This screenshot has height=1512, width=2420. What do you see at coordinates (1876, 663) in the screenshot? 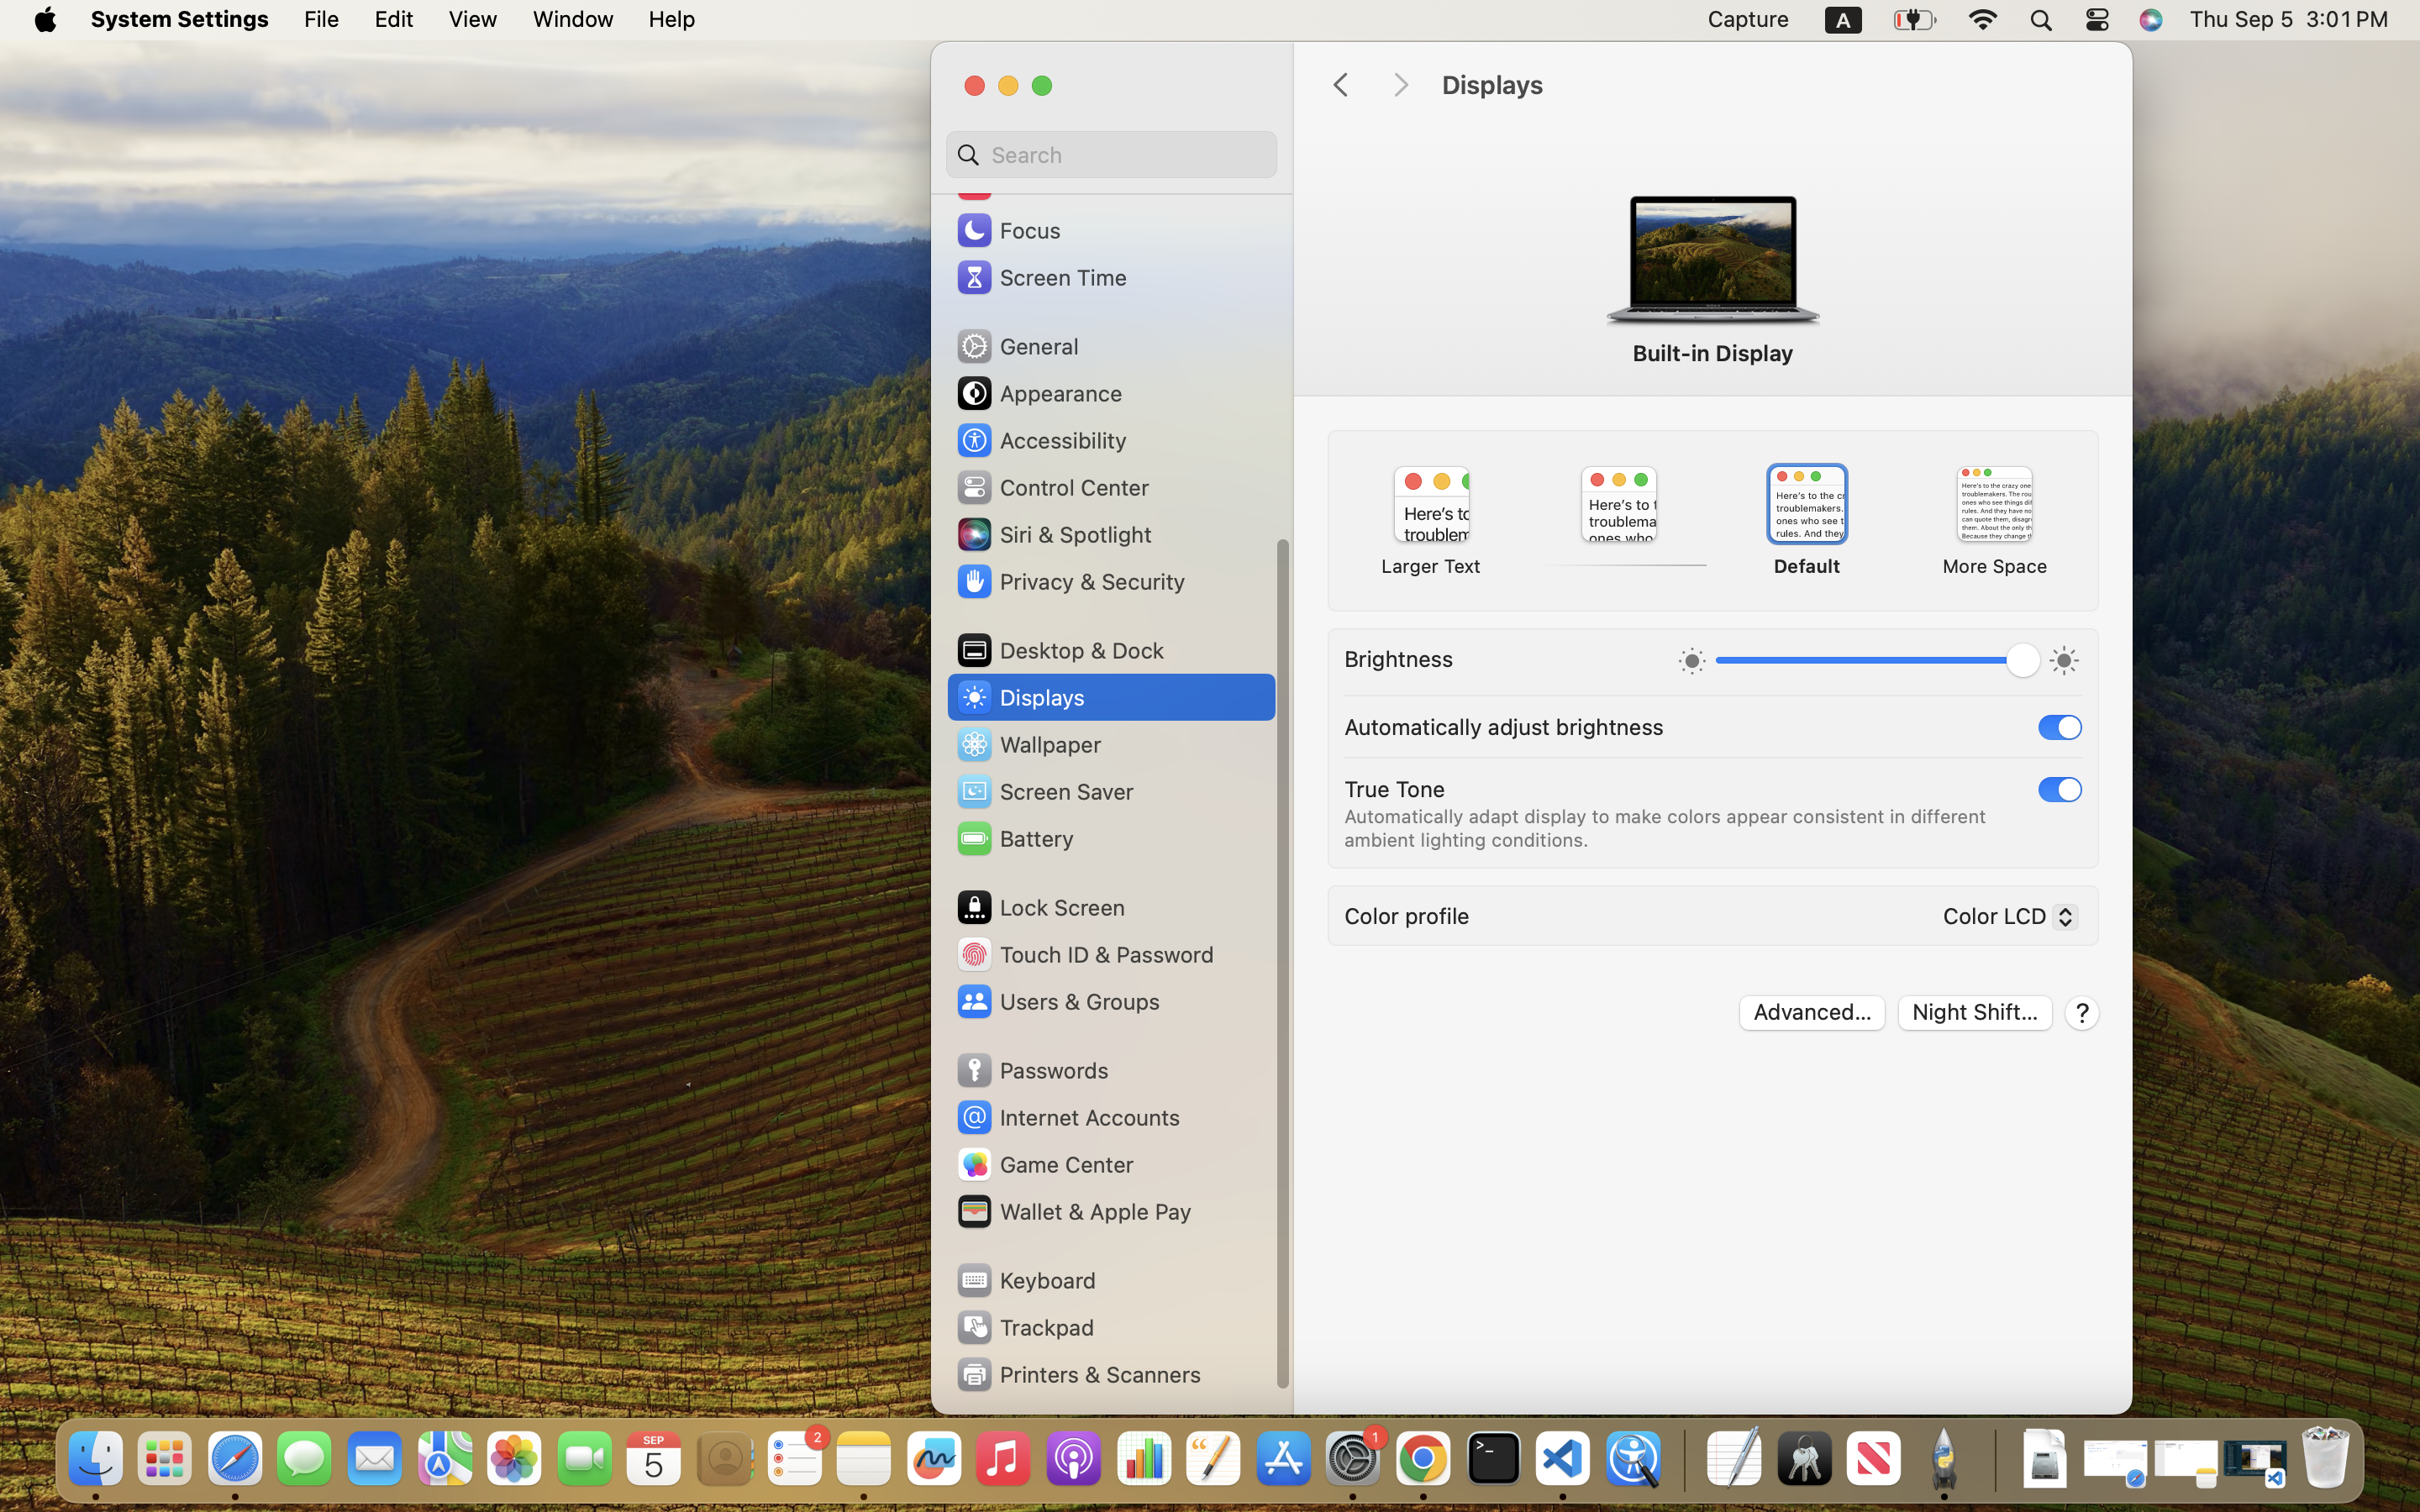
I see `'1.0'` at bounding box center [1876, 663].